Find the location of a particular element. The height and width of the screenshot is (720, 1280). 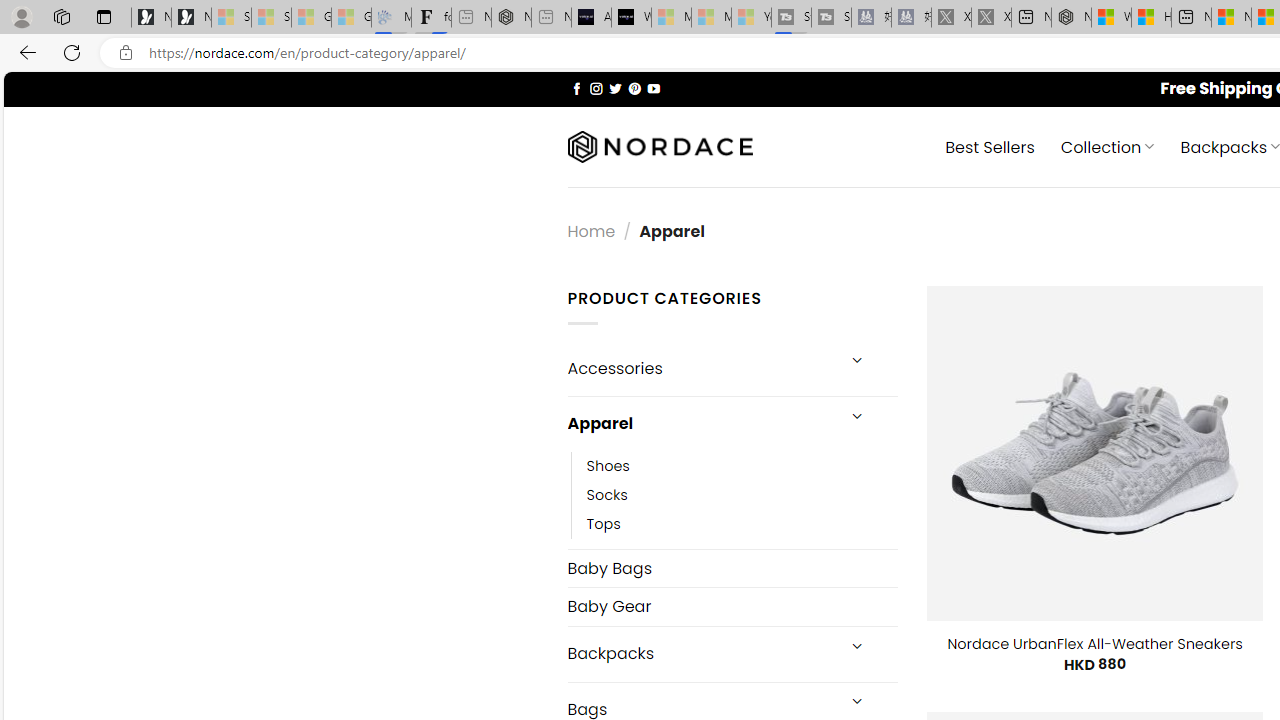

'Tops' is located at coordinates (741, 523).